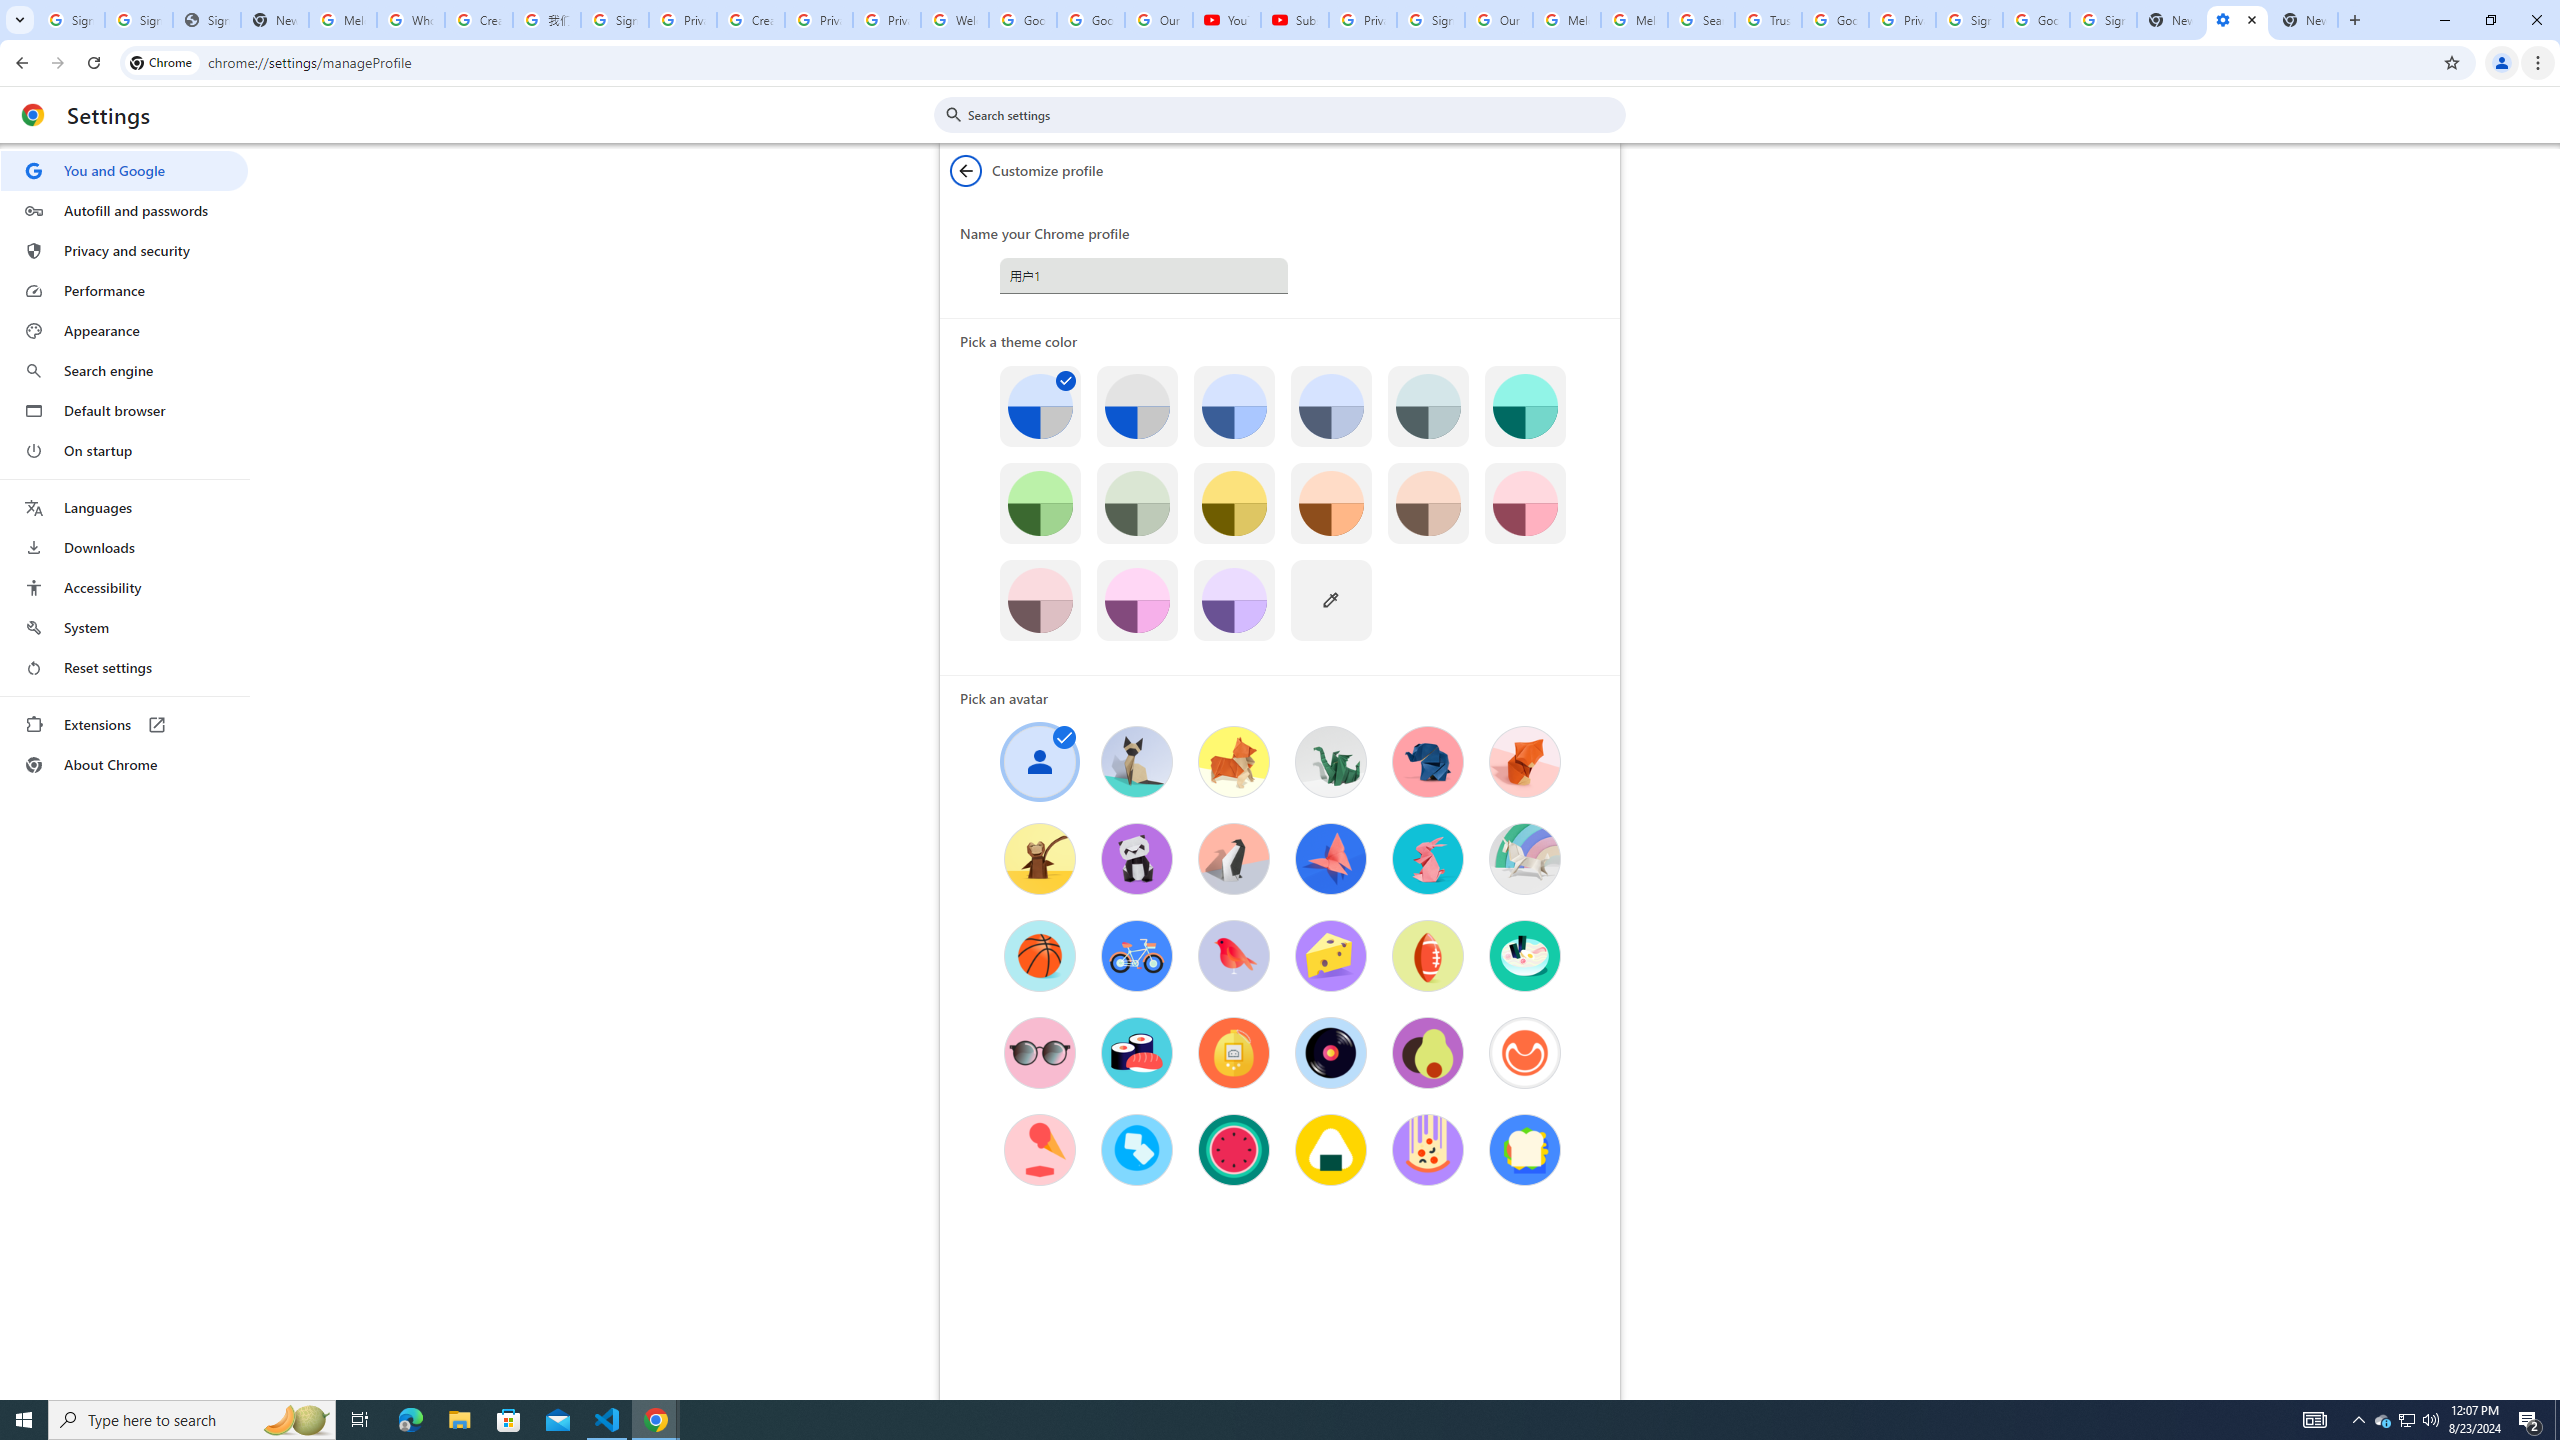 This screenshot has width=2560, height=1440. I want to click on 'Search our Doodle Library Collection - Google Doodles', so click(1700, 19).